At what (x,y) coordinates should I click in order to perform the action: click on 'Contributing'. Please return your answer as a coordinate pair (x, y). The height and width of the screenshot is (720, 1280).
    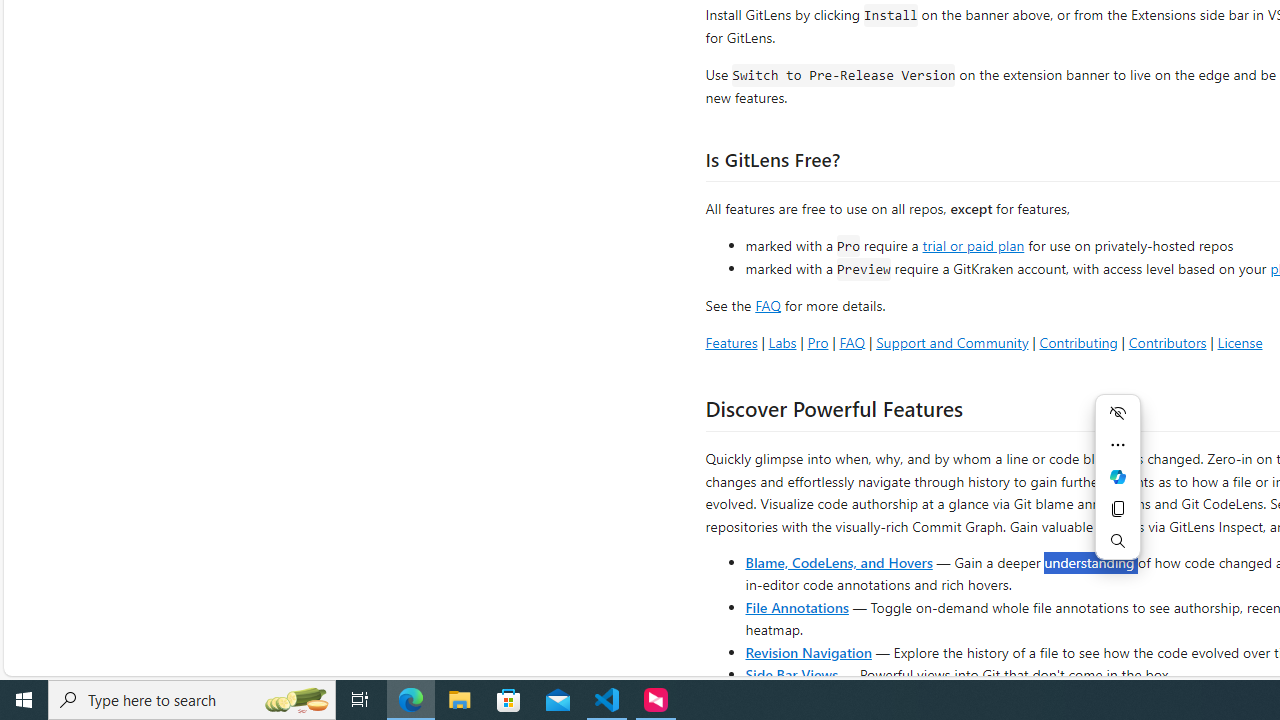
    Looking at the image, I should click on (1077, 341).